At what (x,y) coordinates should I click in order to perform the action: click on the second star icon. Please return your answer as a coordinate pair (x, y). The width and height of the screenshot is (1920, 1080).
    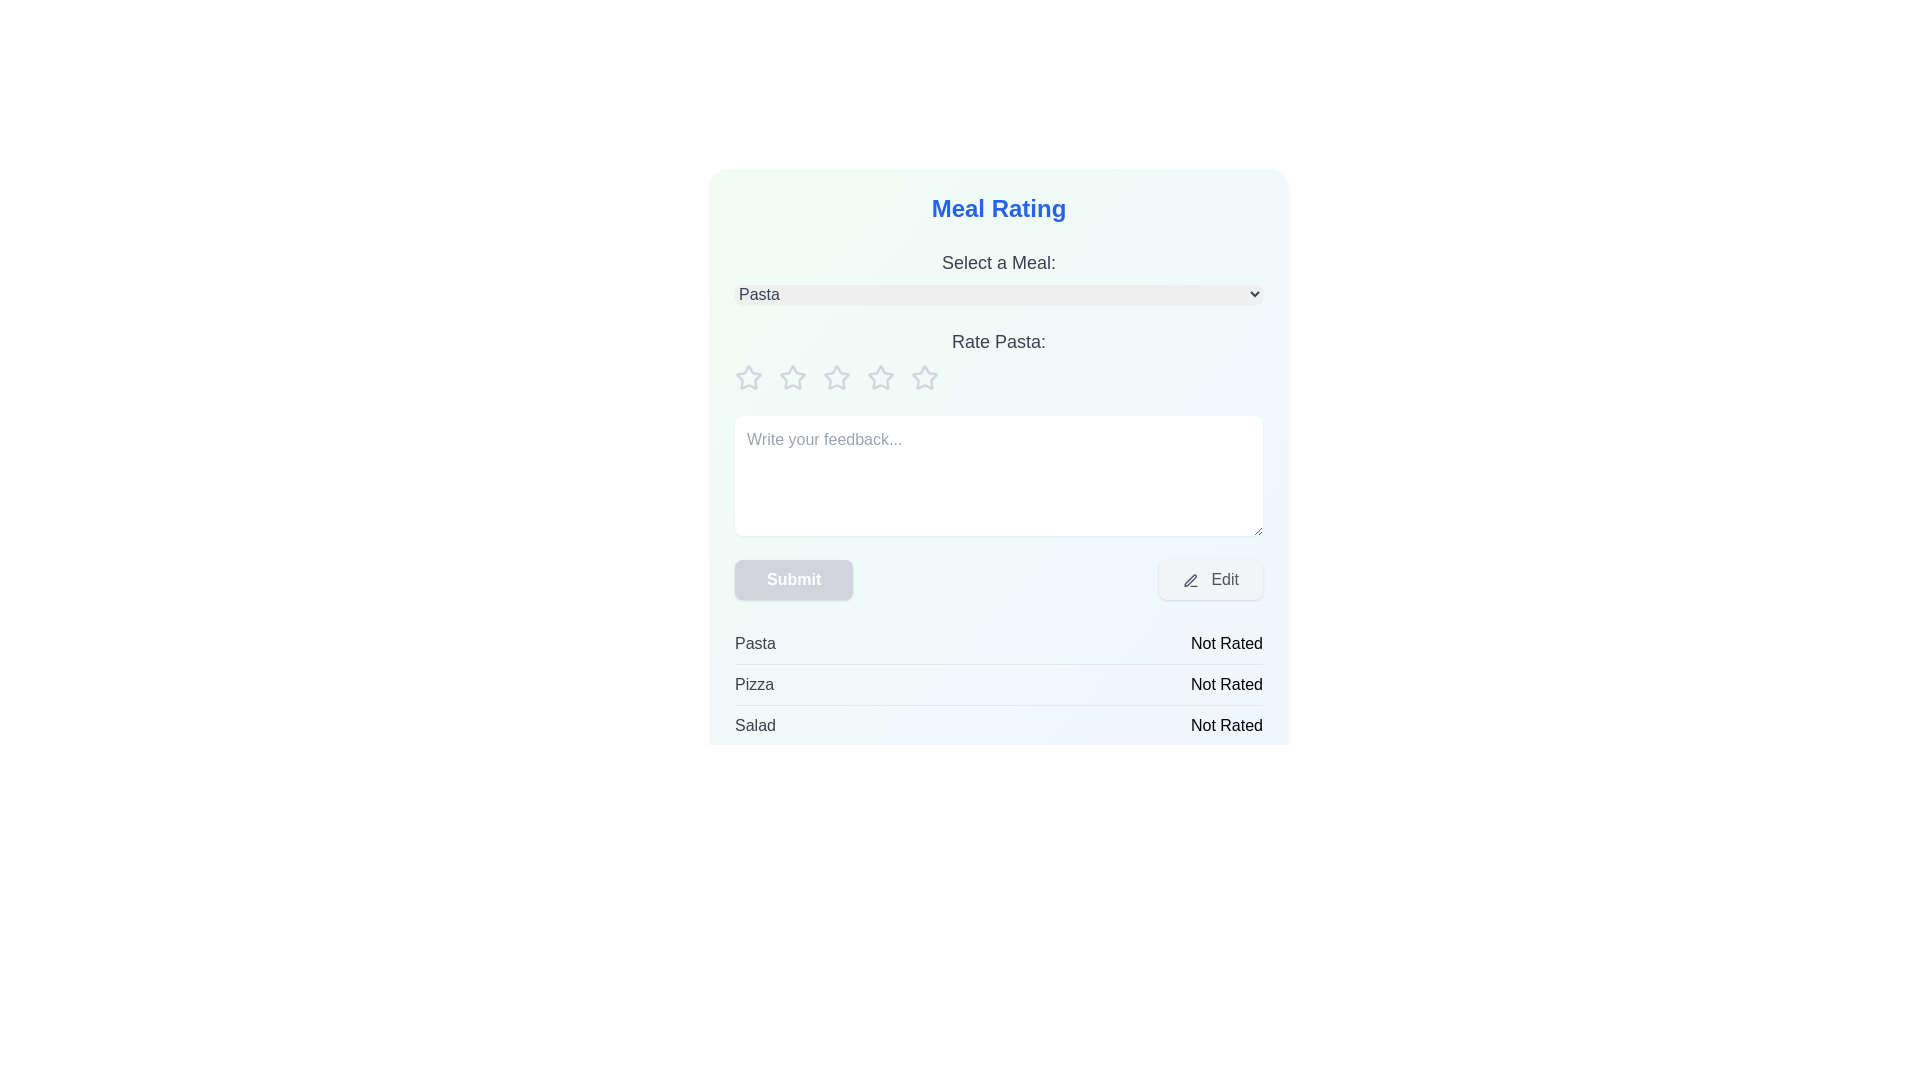
    Looking at the image, I should click on (836, 377).